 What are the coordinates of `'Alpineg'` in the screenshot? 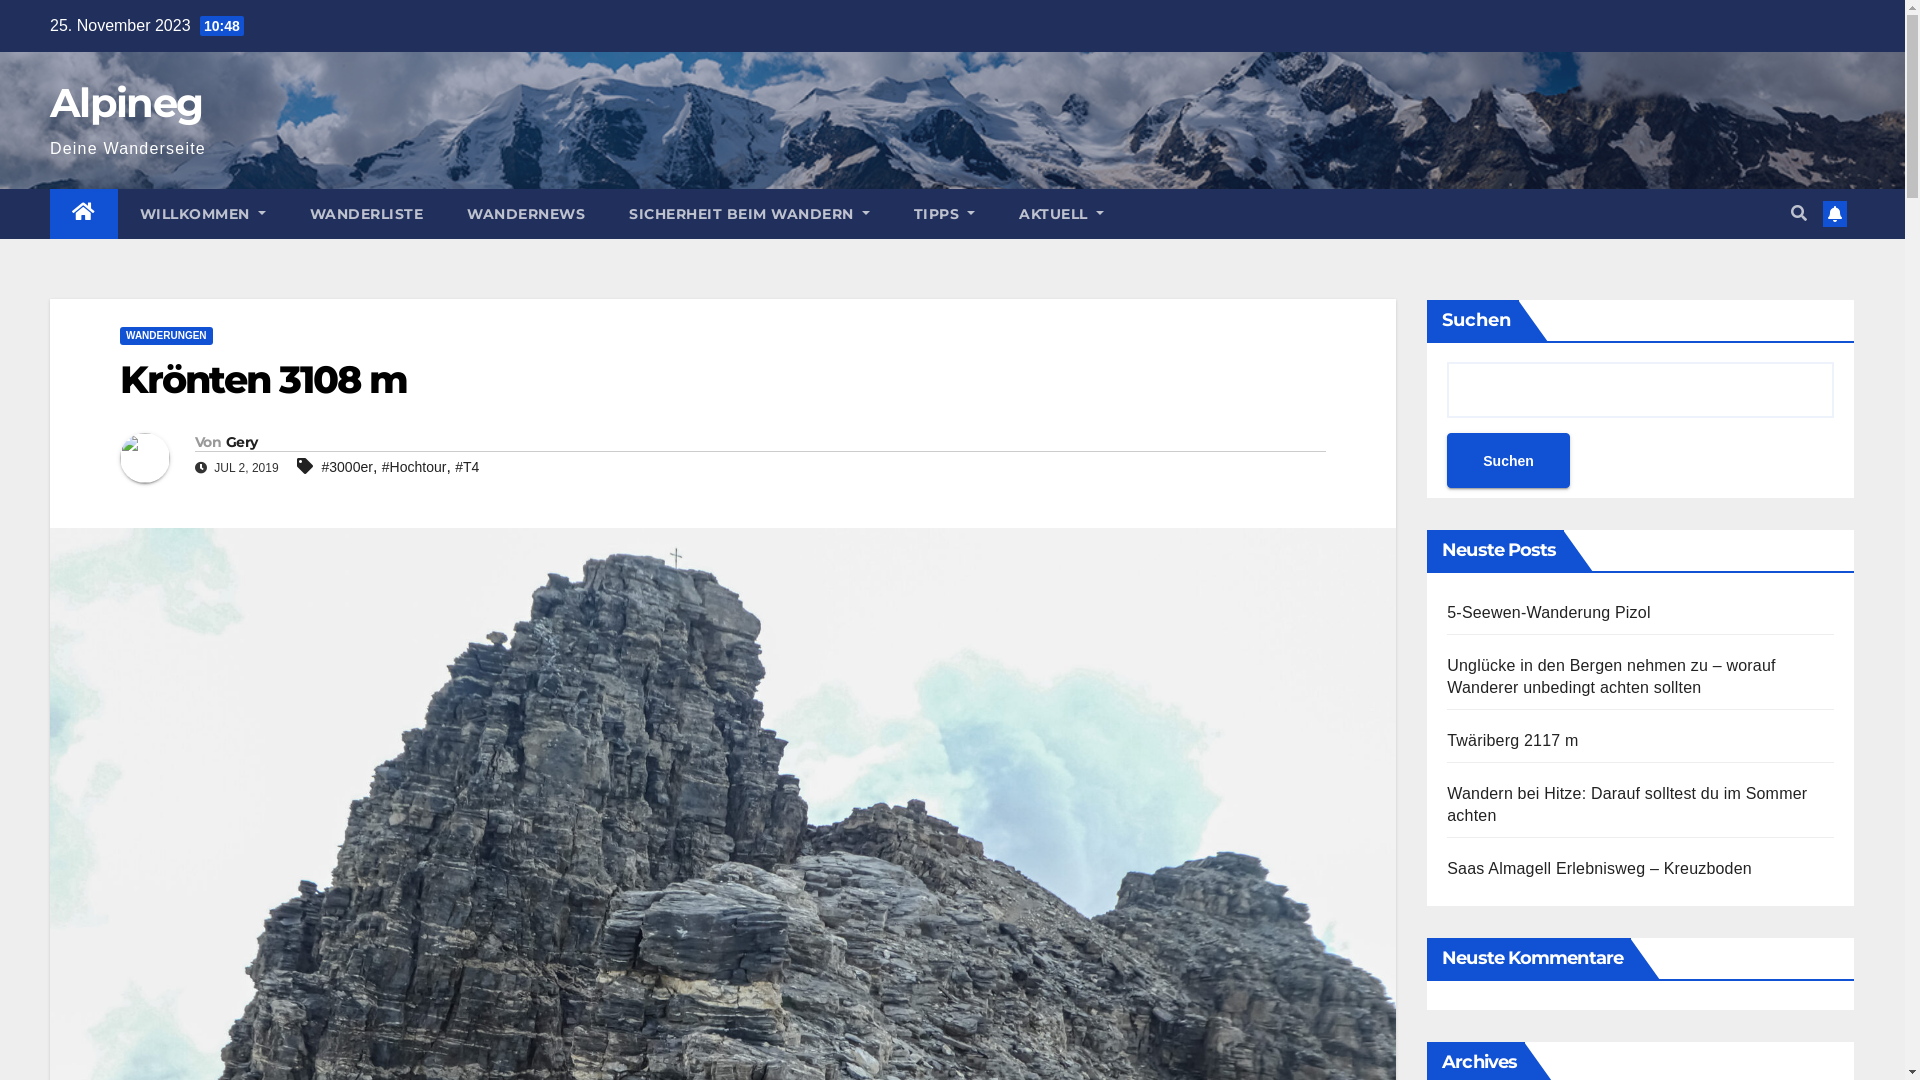 It's located at (124, 102).